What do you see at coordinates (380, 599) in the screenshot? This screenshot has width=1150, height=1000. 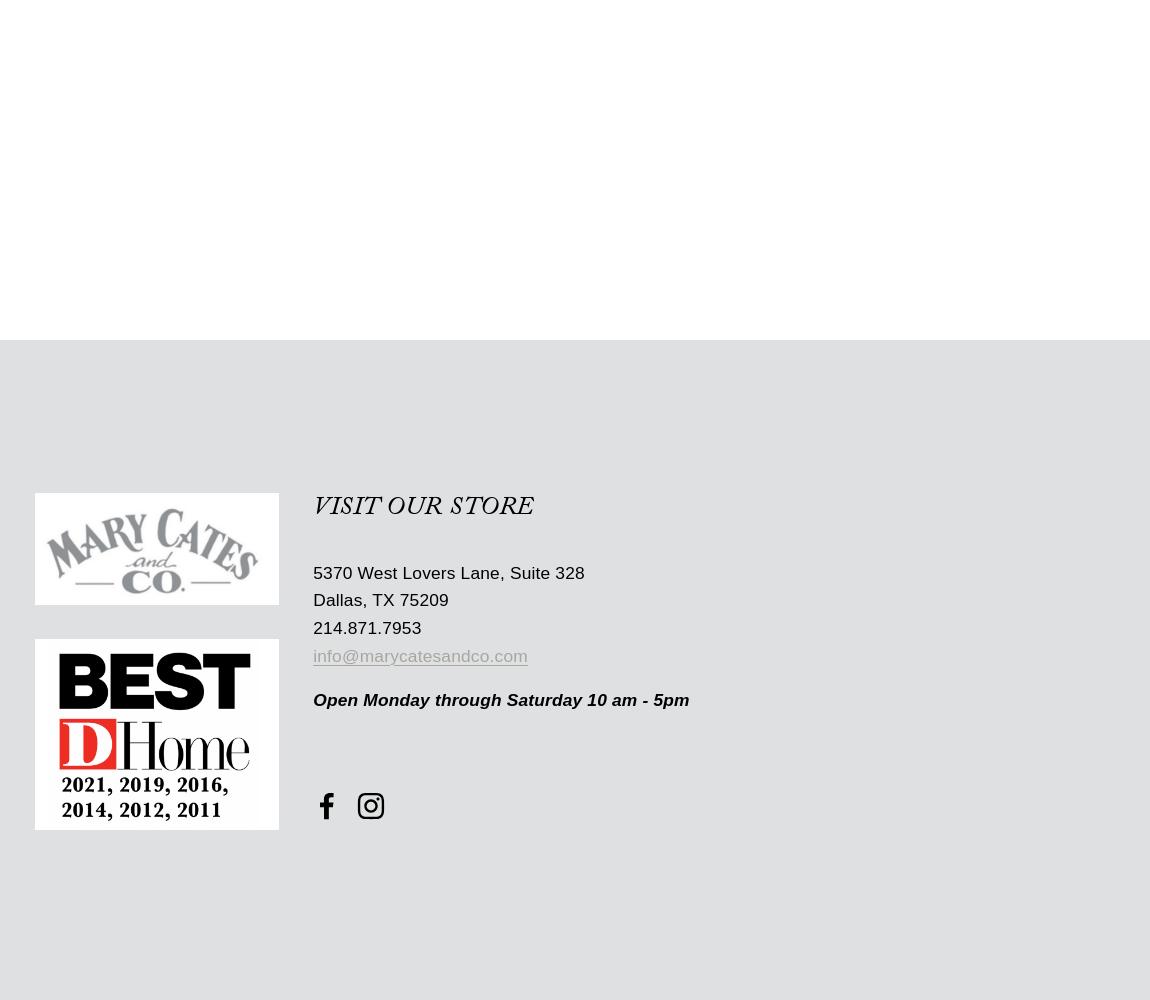 I see `'Dallas, TX 75209'` at bounding box center [380, 599].